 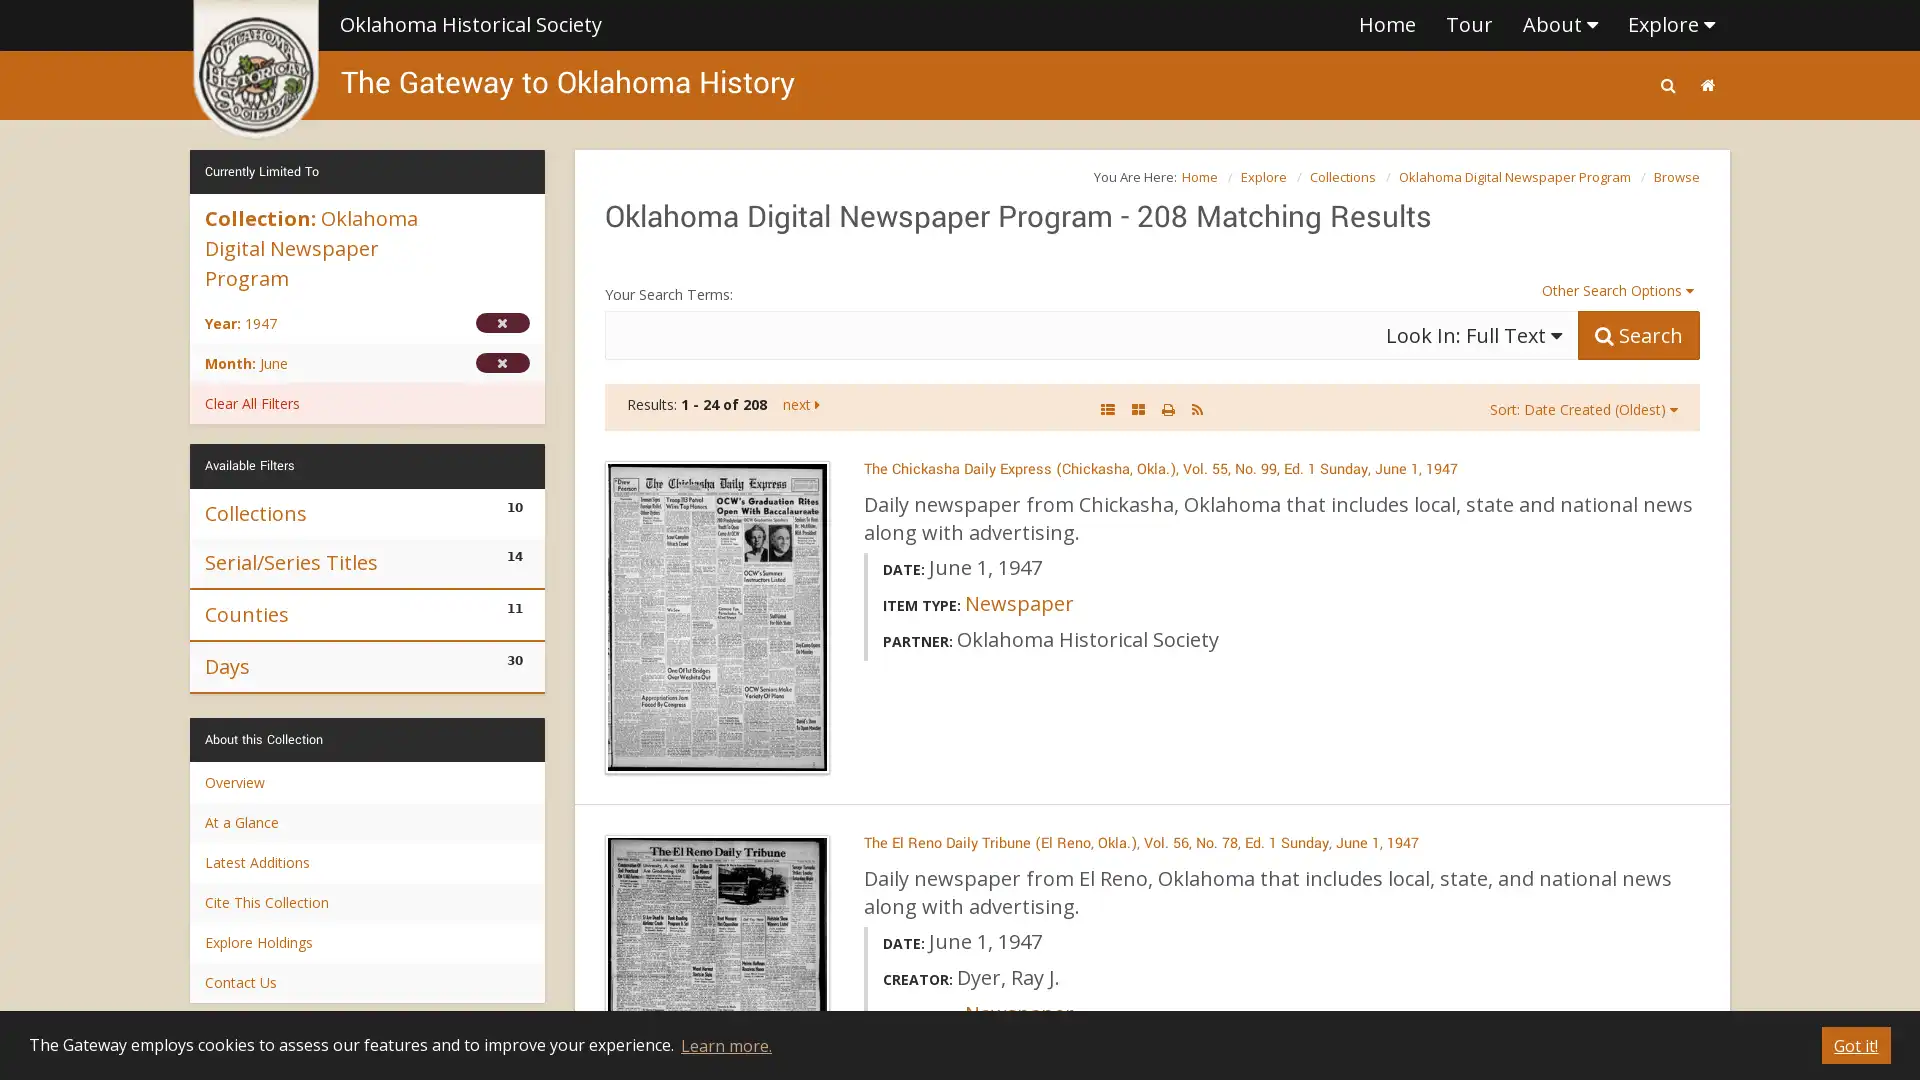 What do you see at coordinates (724, 1044) in the screenshot?
I see `learn more about cookies` at bounding box center [724, 1044].